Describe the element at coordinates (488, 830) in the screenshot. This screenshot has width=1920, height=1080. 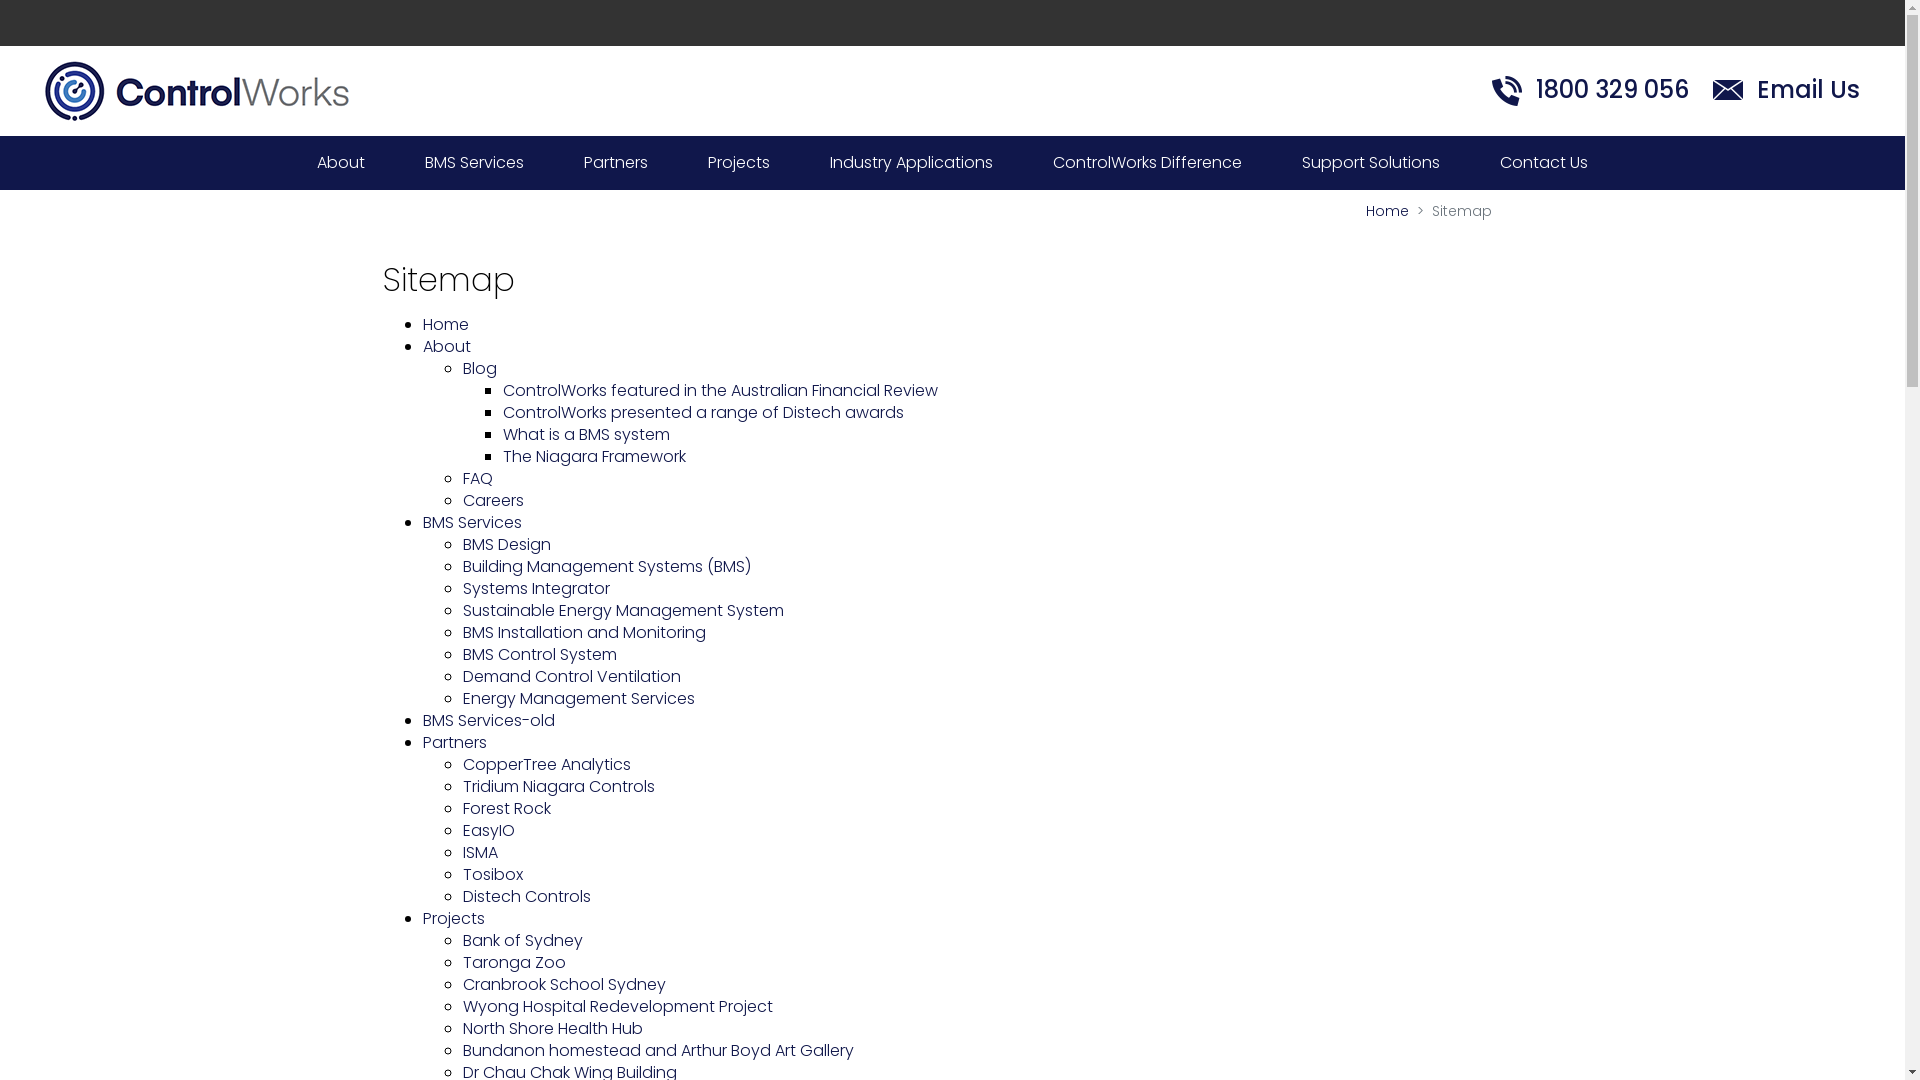
I see `'EasyIO'` at that location.